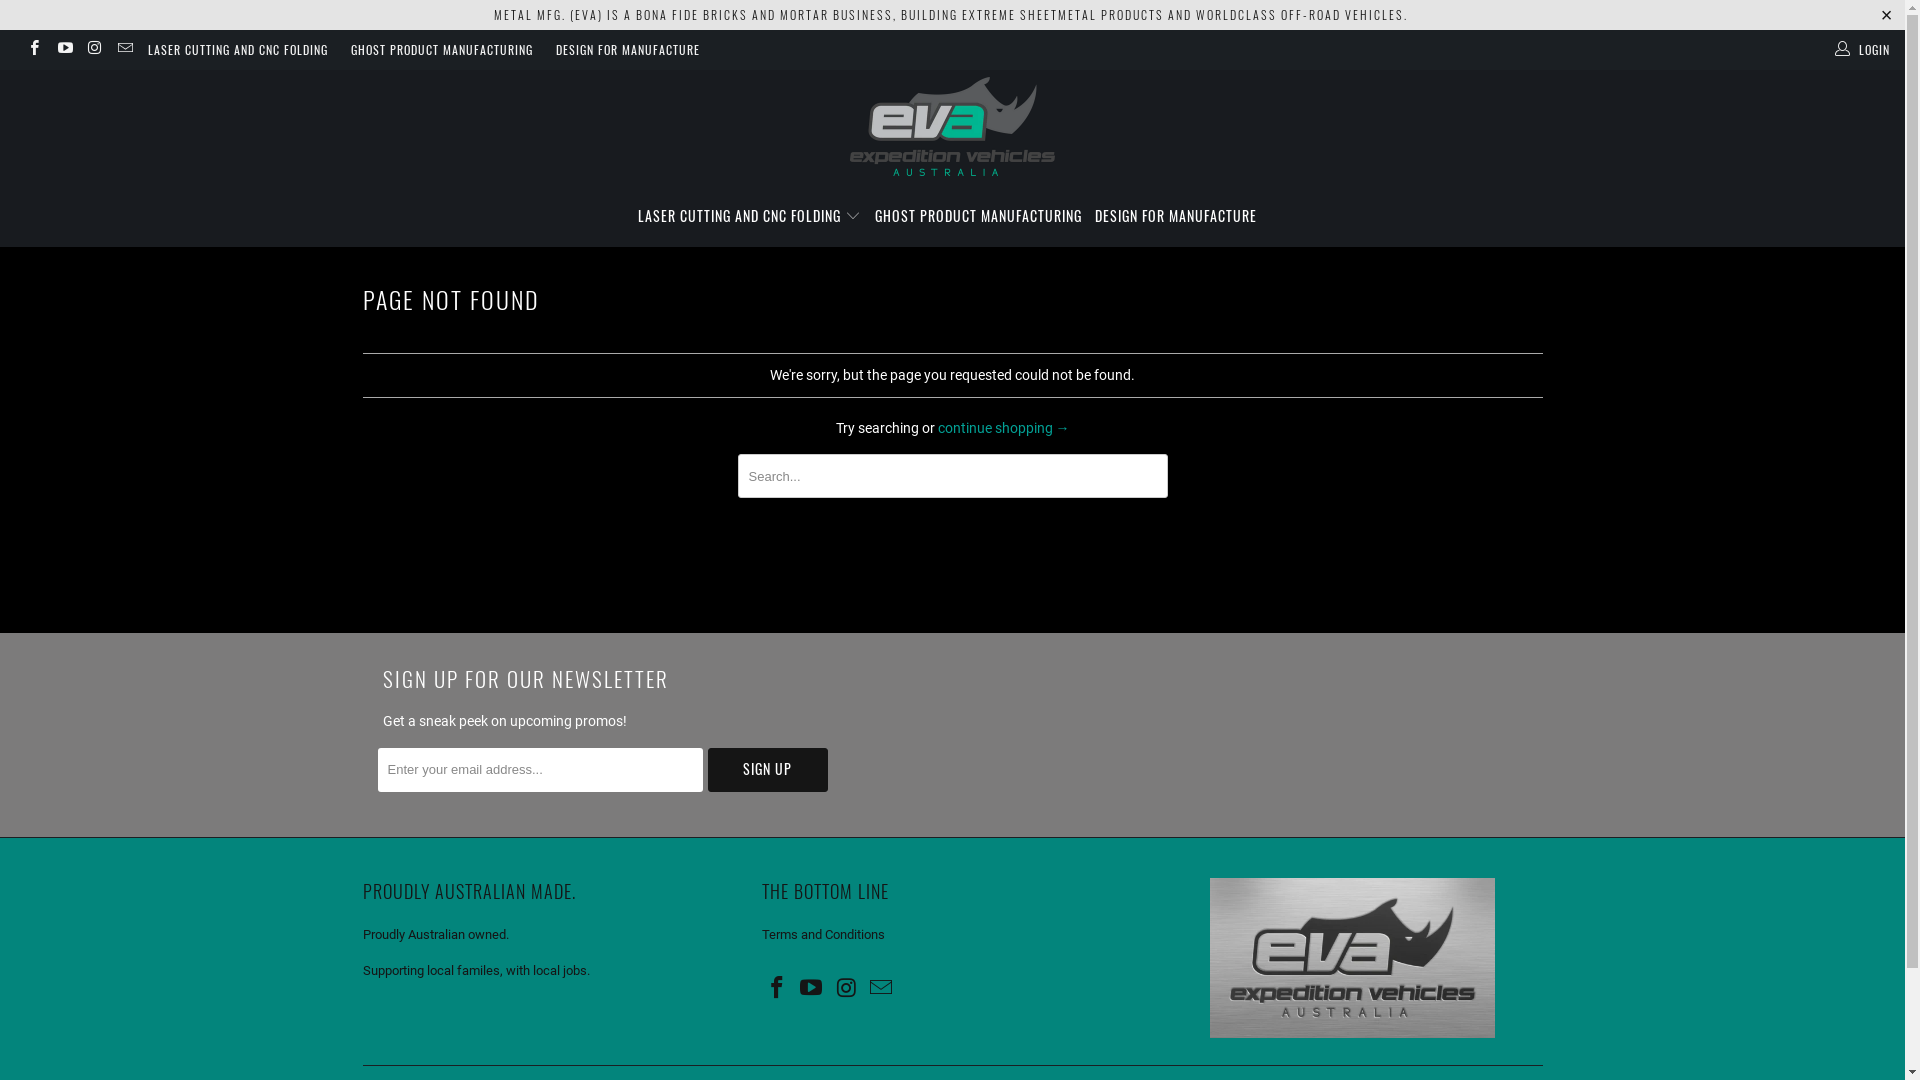 The image size is (1920, 1080). Describe the element at coordinates (1862, 49) in the screenshot. I see `'LOGIN'` at that location.